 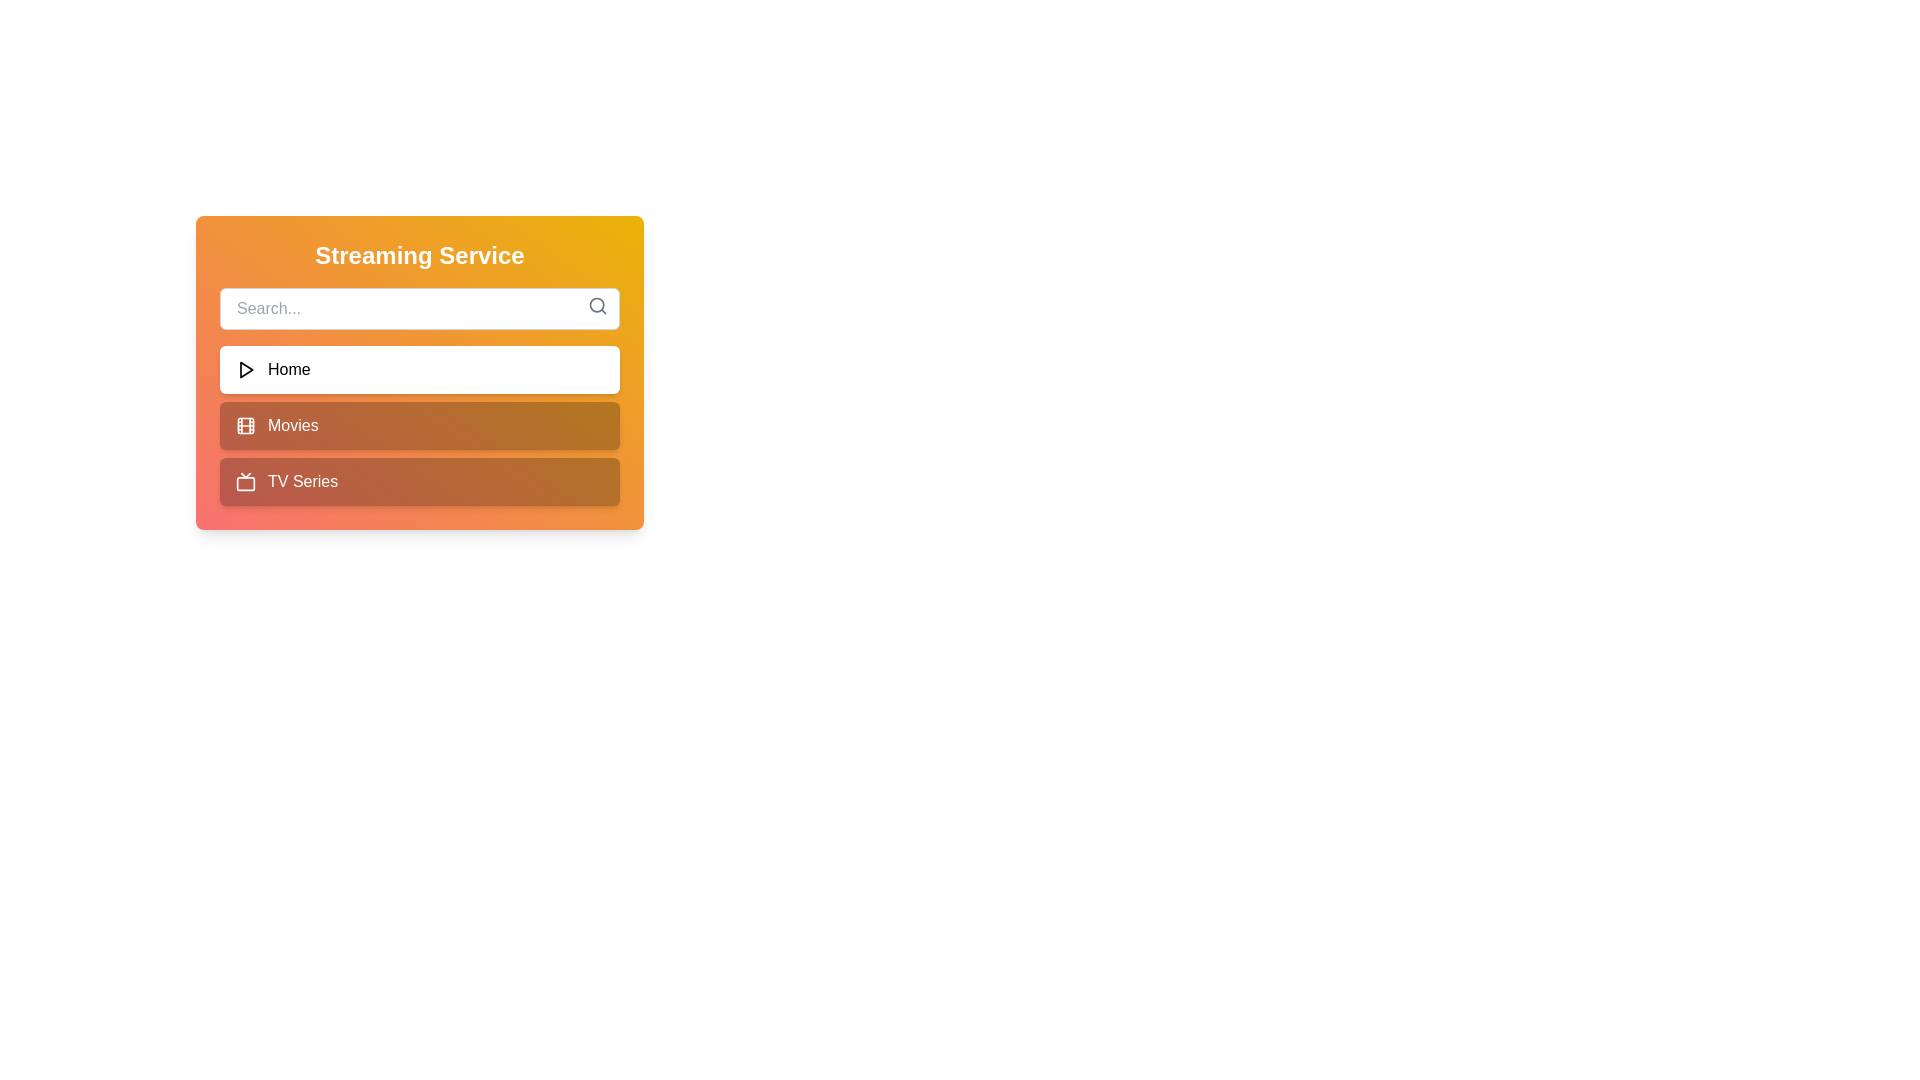 What do you see at coordinates (596, 305) in the screenshot?
I see `the circular visual element representing the lens of the magnifying glass icon located in the upper-right corner of the search field` at bounding box center [596, 305].